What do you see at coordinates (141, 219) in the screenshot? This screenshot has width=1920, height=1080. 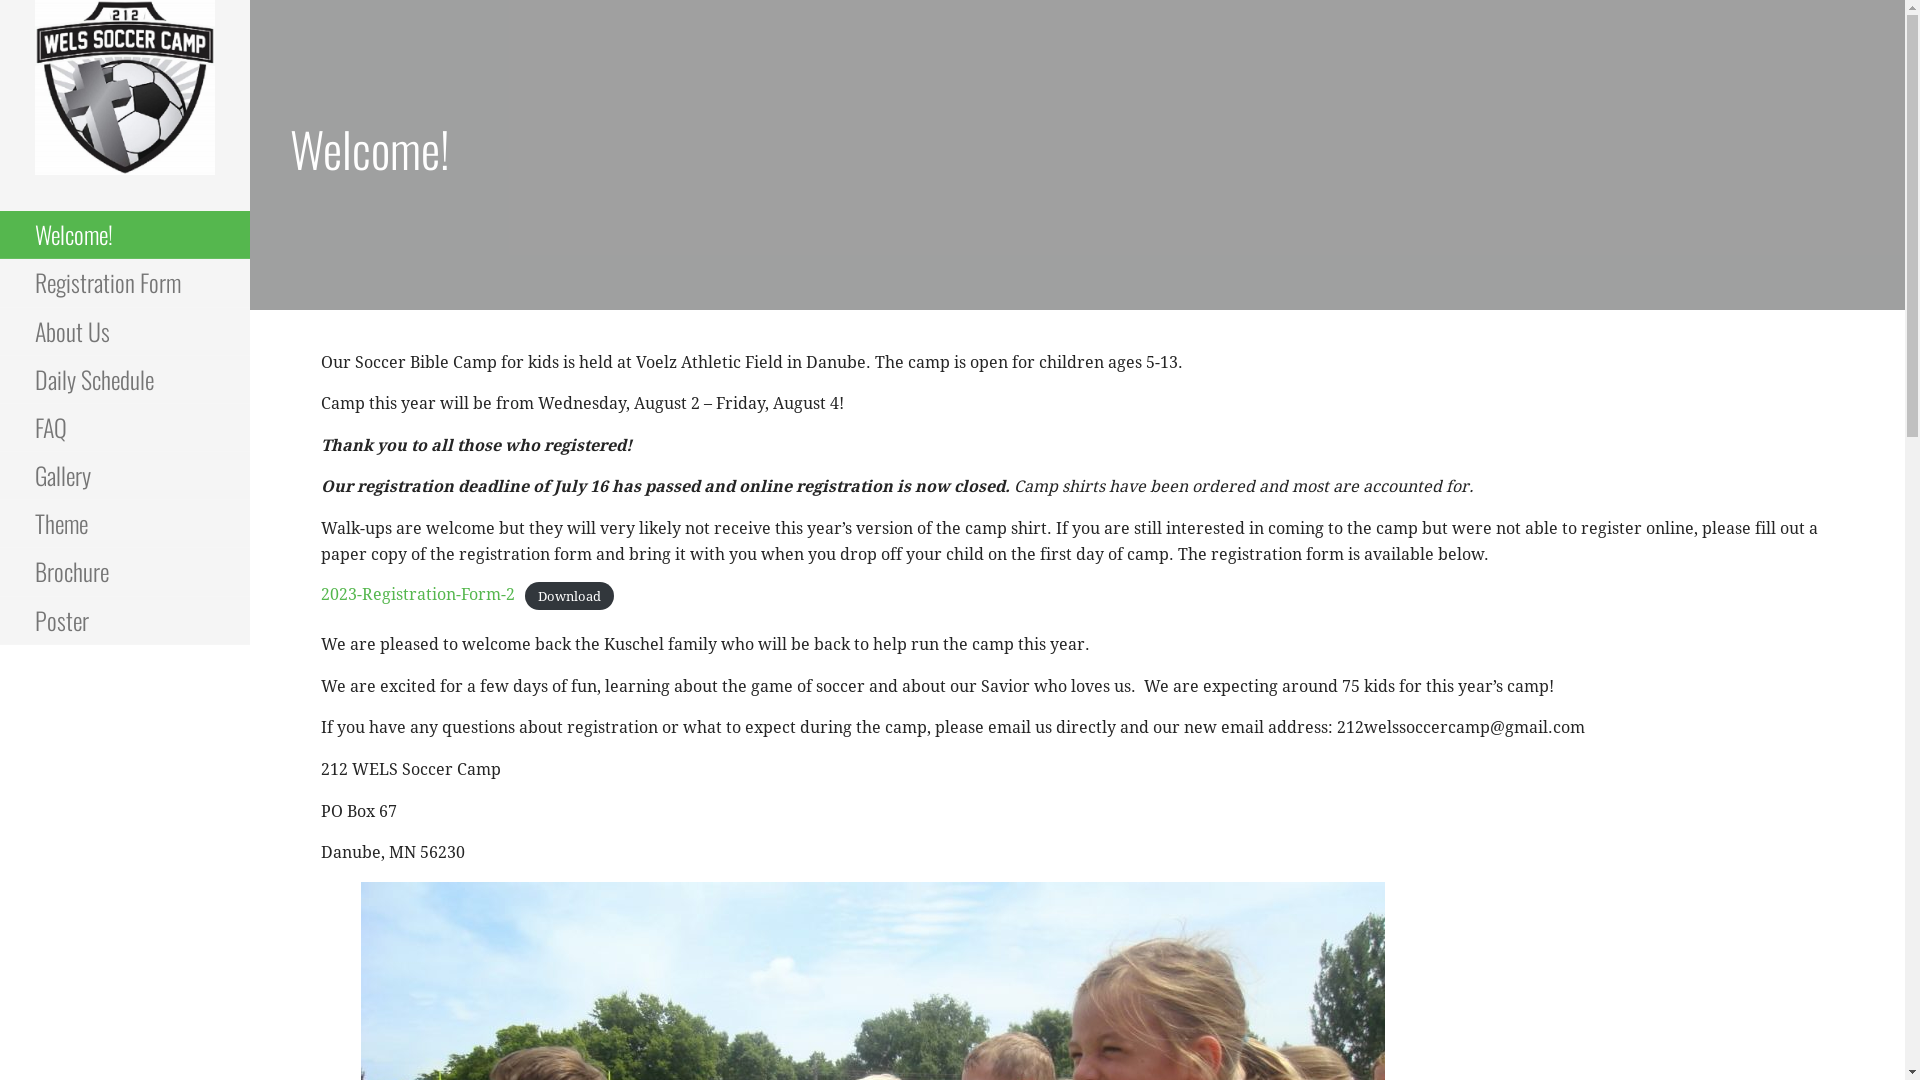 I see `'212 WELS SOCCER CAMP'` at bounding box center [141, 219].